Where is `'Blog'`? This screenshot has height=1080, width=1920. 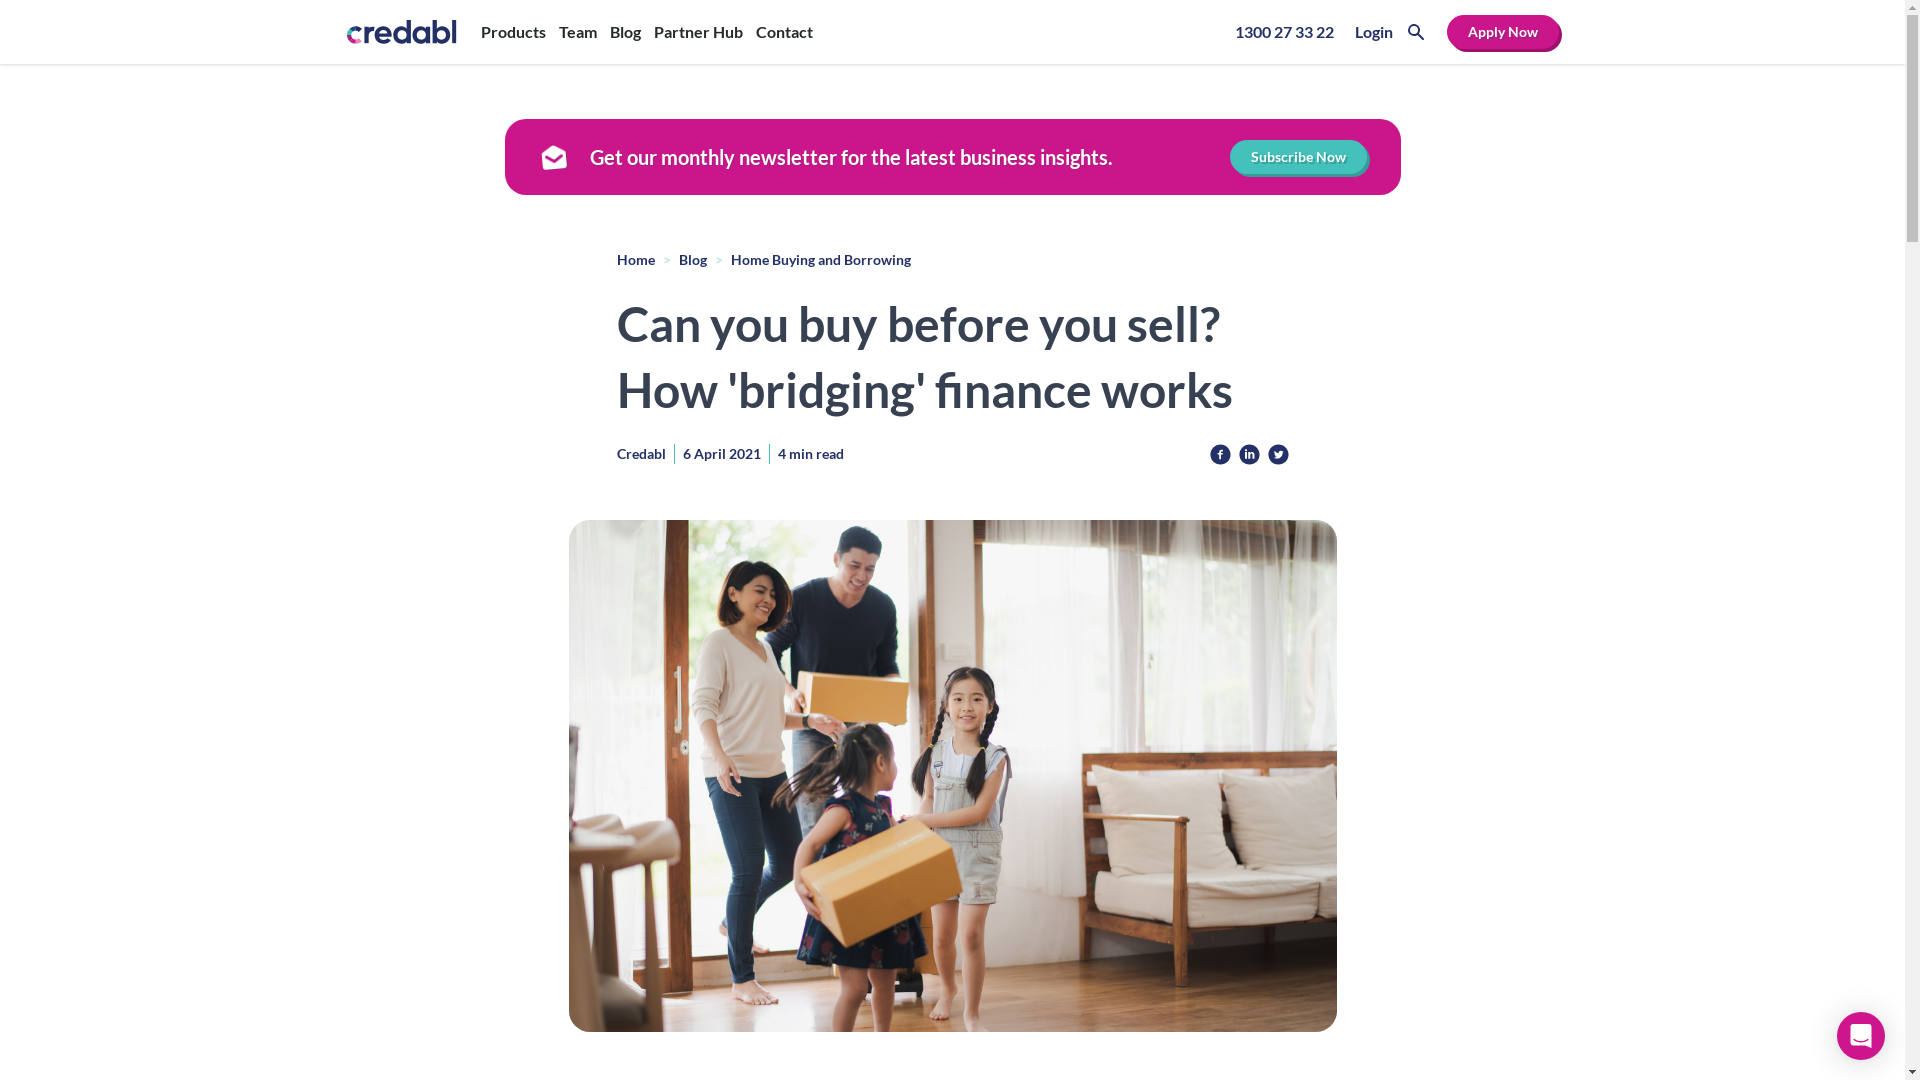
'Blog' is located at coordinates (624, 31).